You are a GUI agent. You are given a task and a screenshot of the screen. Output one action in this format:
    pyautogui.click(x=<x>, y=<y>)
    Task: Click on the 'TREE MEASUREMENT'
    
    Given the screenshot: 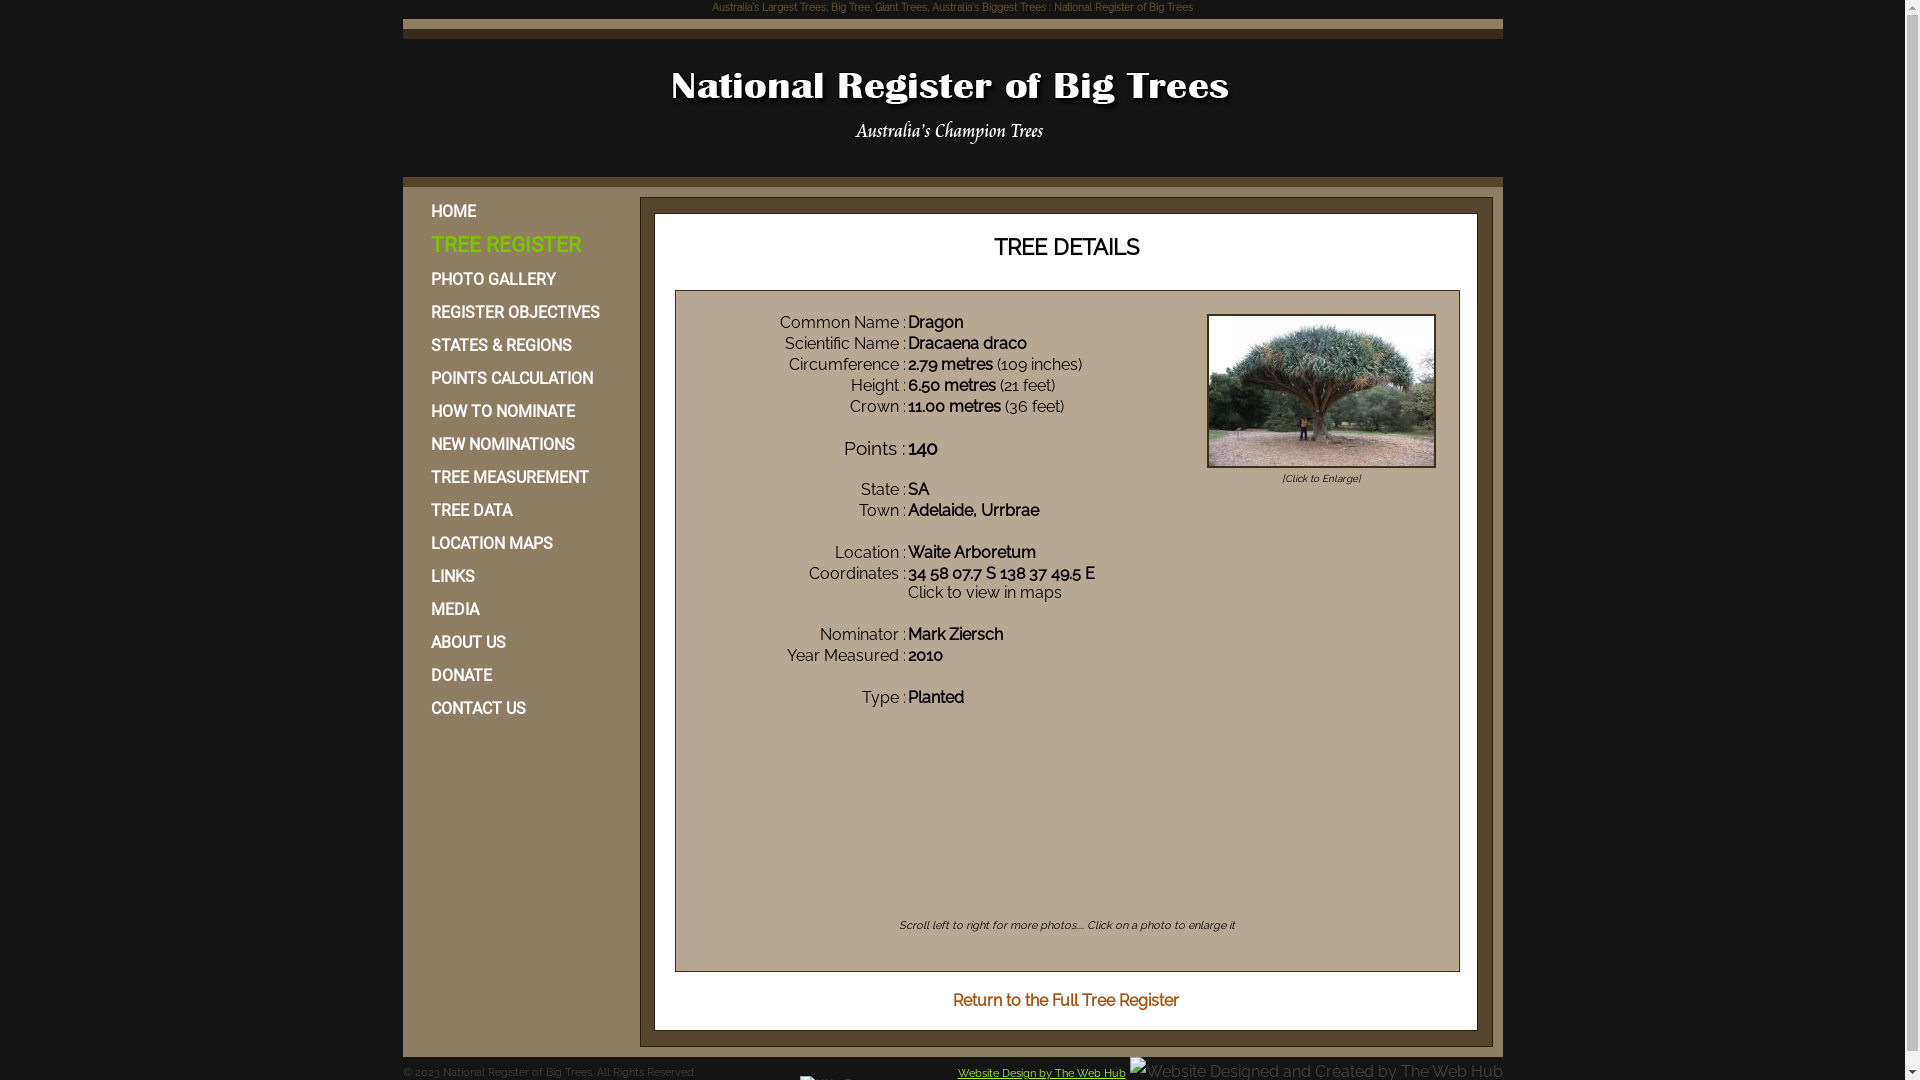 What is the action you would take?
    pyautogui.click(x=518, y=477)
    